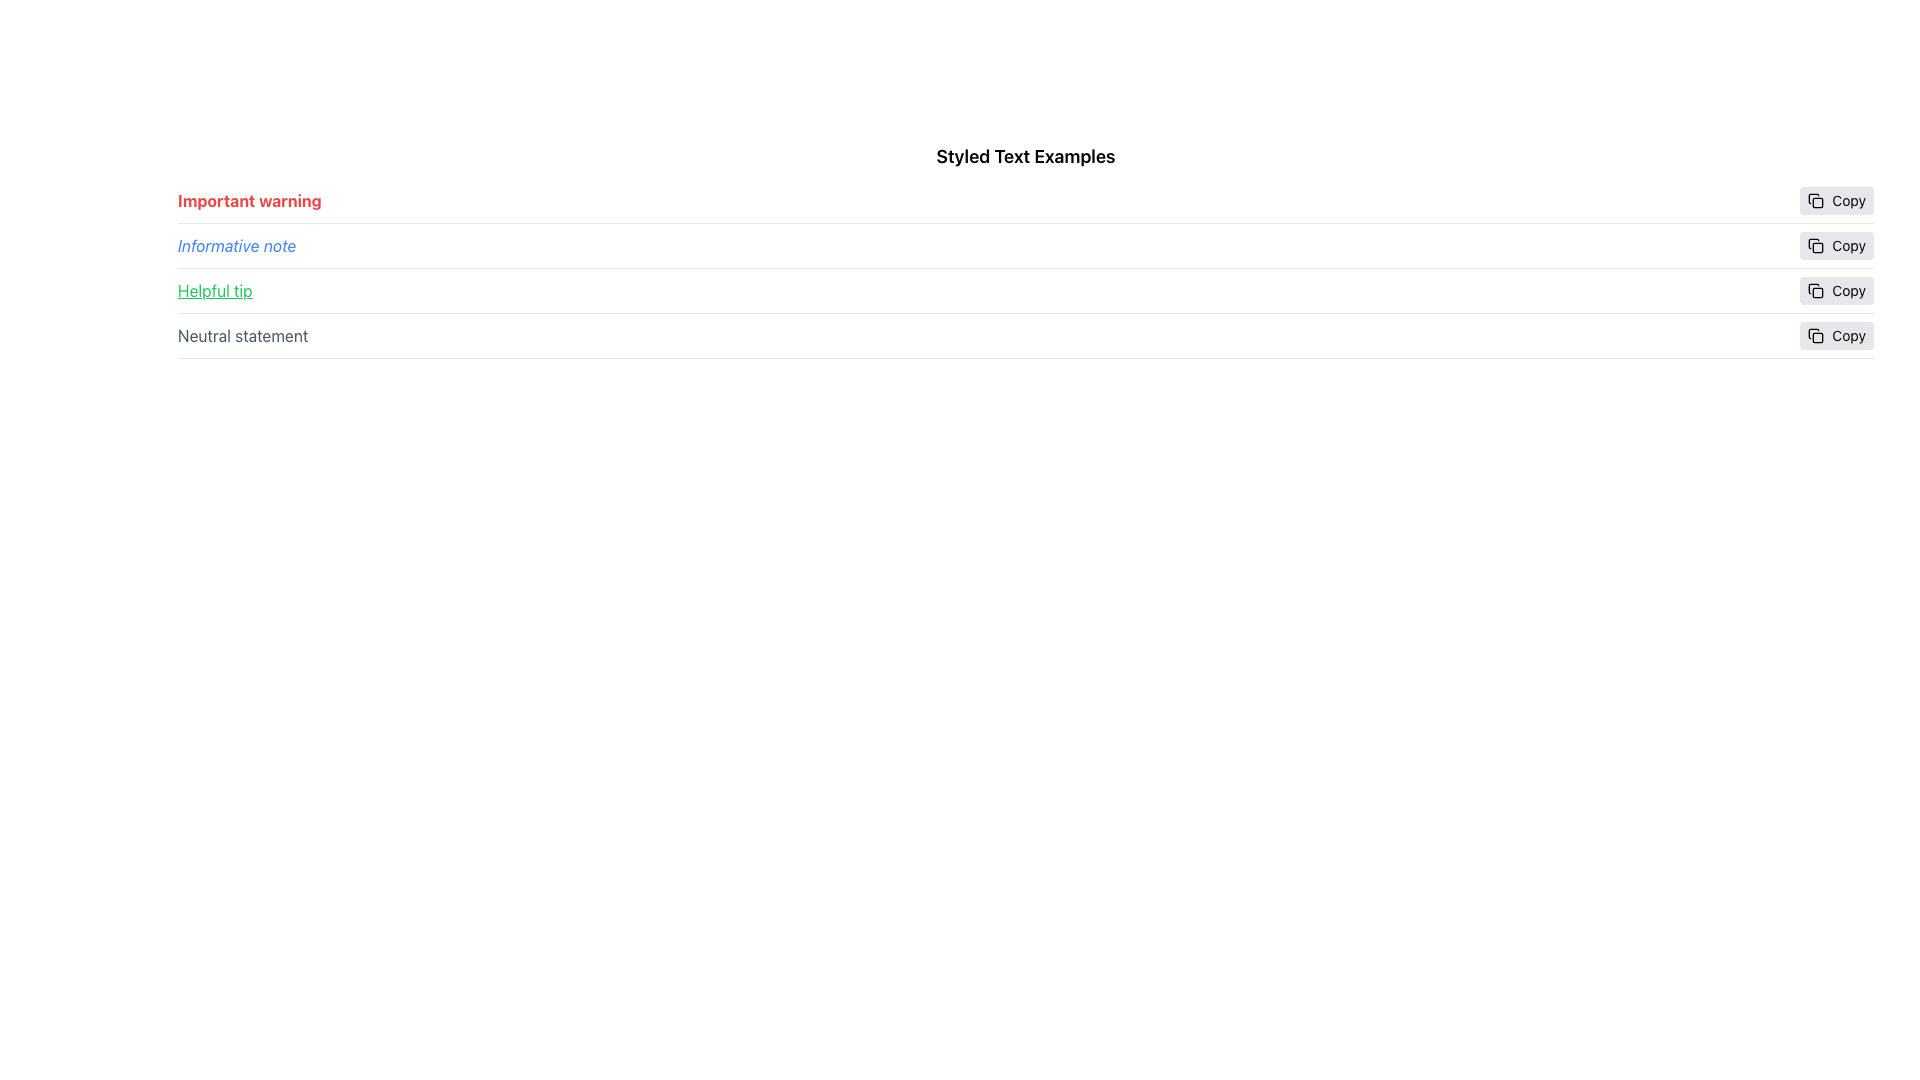 Image resolution: width=1920 pixels, height=1080 pixels. I want to click on the static text element displaying 'Informative note' in italic blue font, located between 'Important warning' and 'Helpful tip', so click(237, 245).